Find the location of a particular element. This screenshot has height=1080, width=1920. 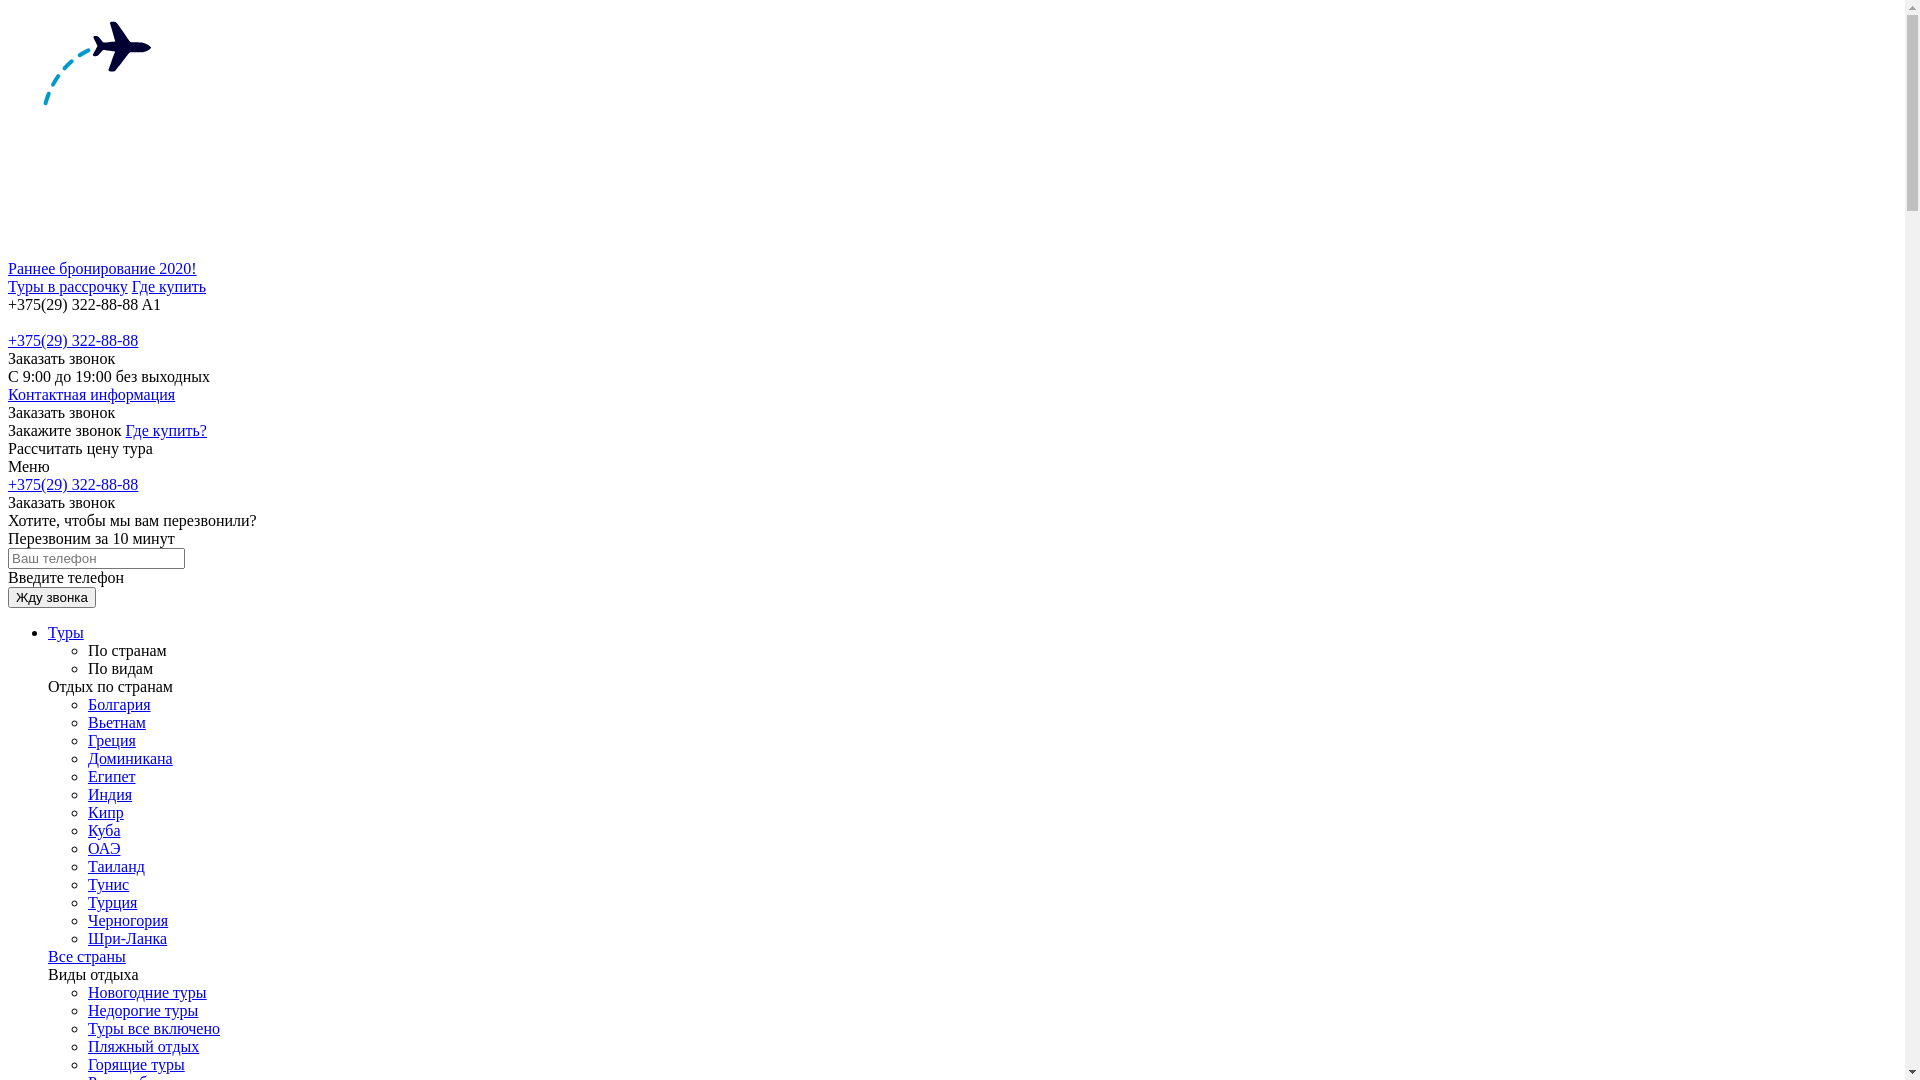

'+375(29) 322-88-88' is located at coordinates (72, 484).